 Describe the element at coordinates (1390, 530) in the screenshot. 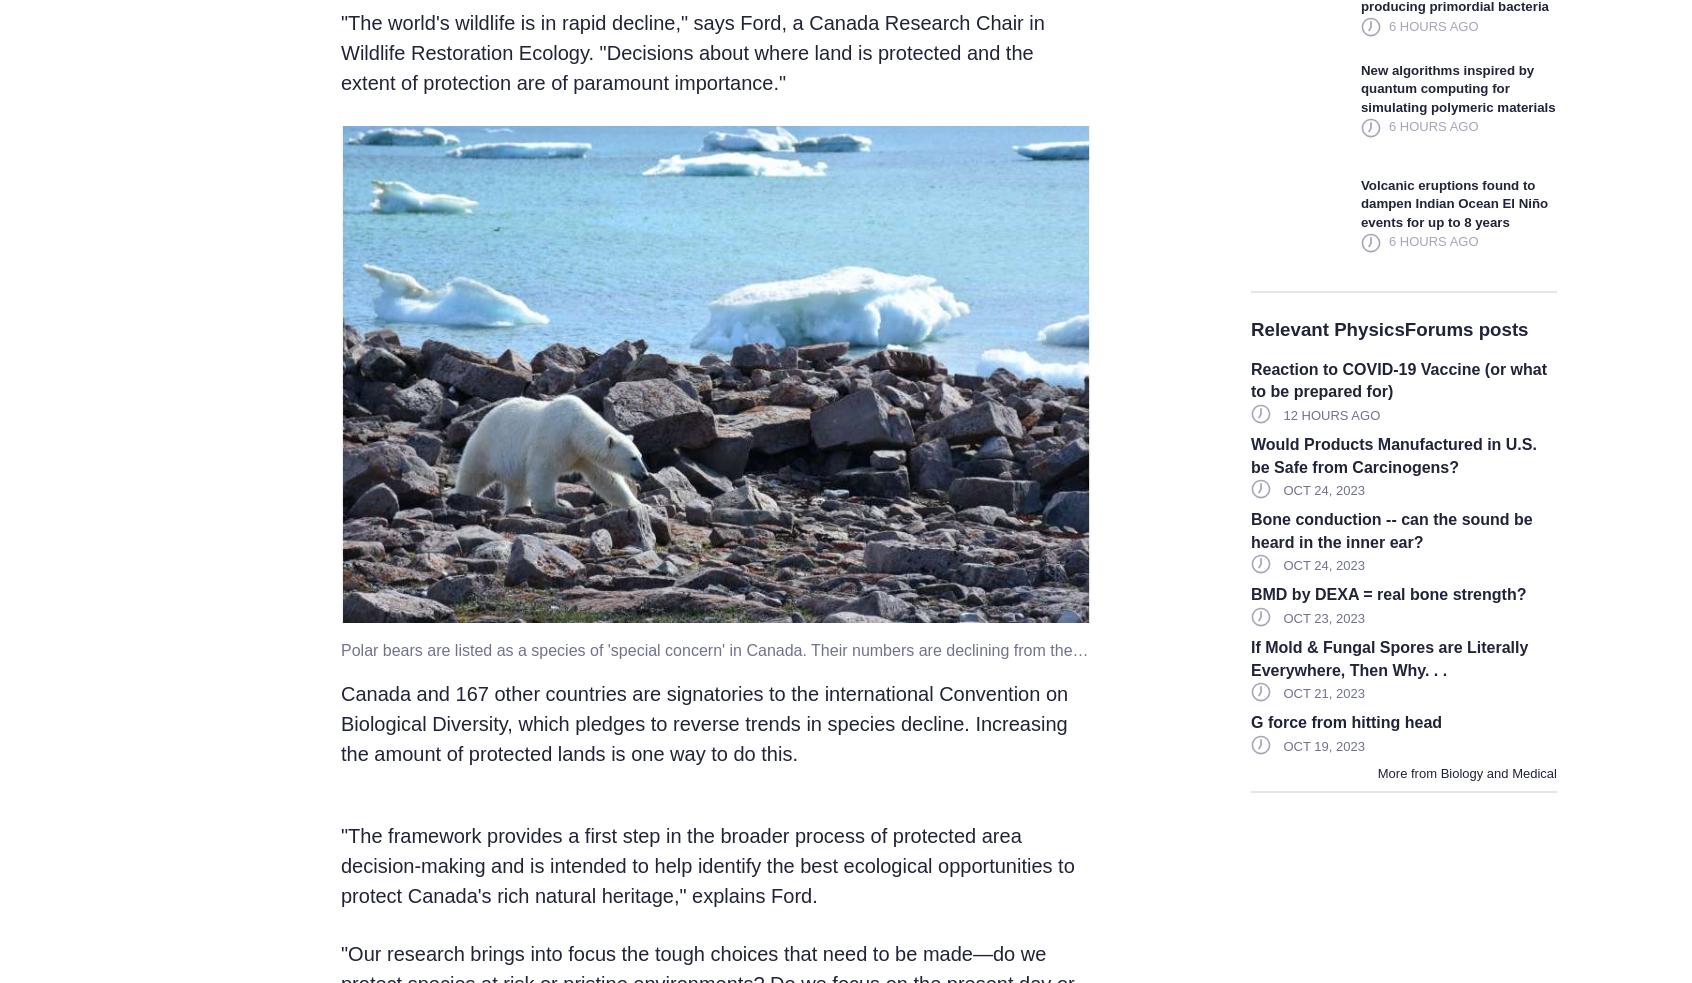

I see `'Bone conduction -- can the sound be heard in the inner ear?'` at that location.